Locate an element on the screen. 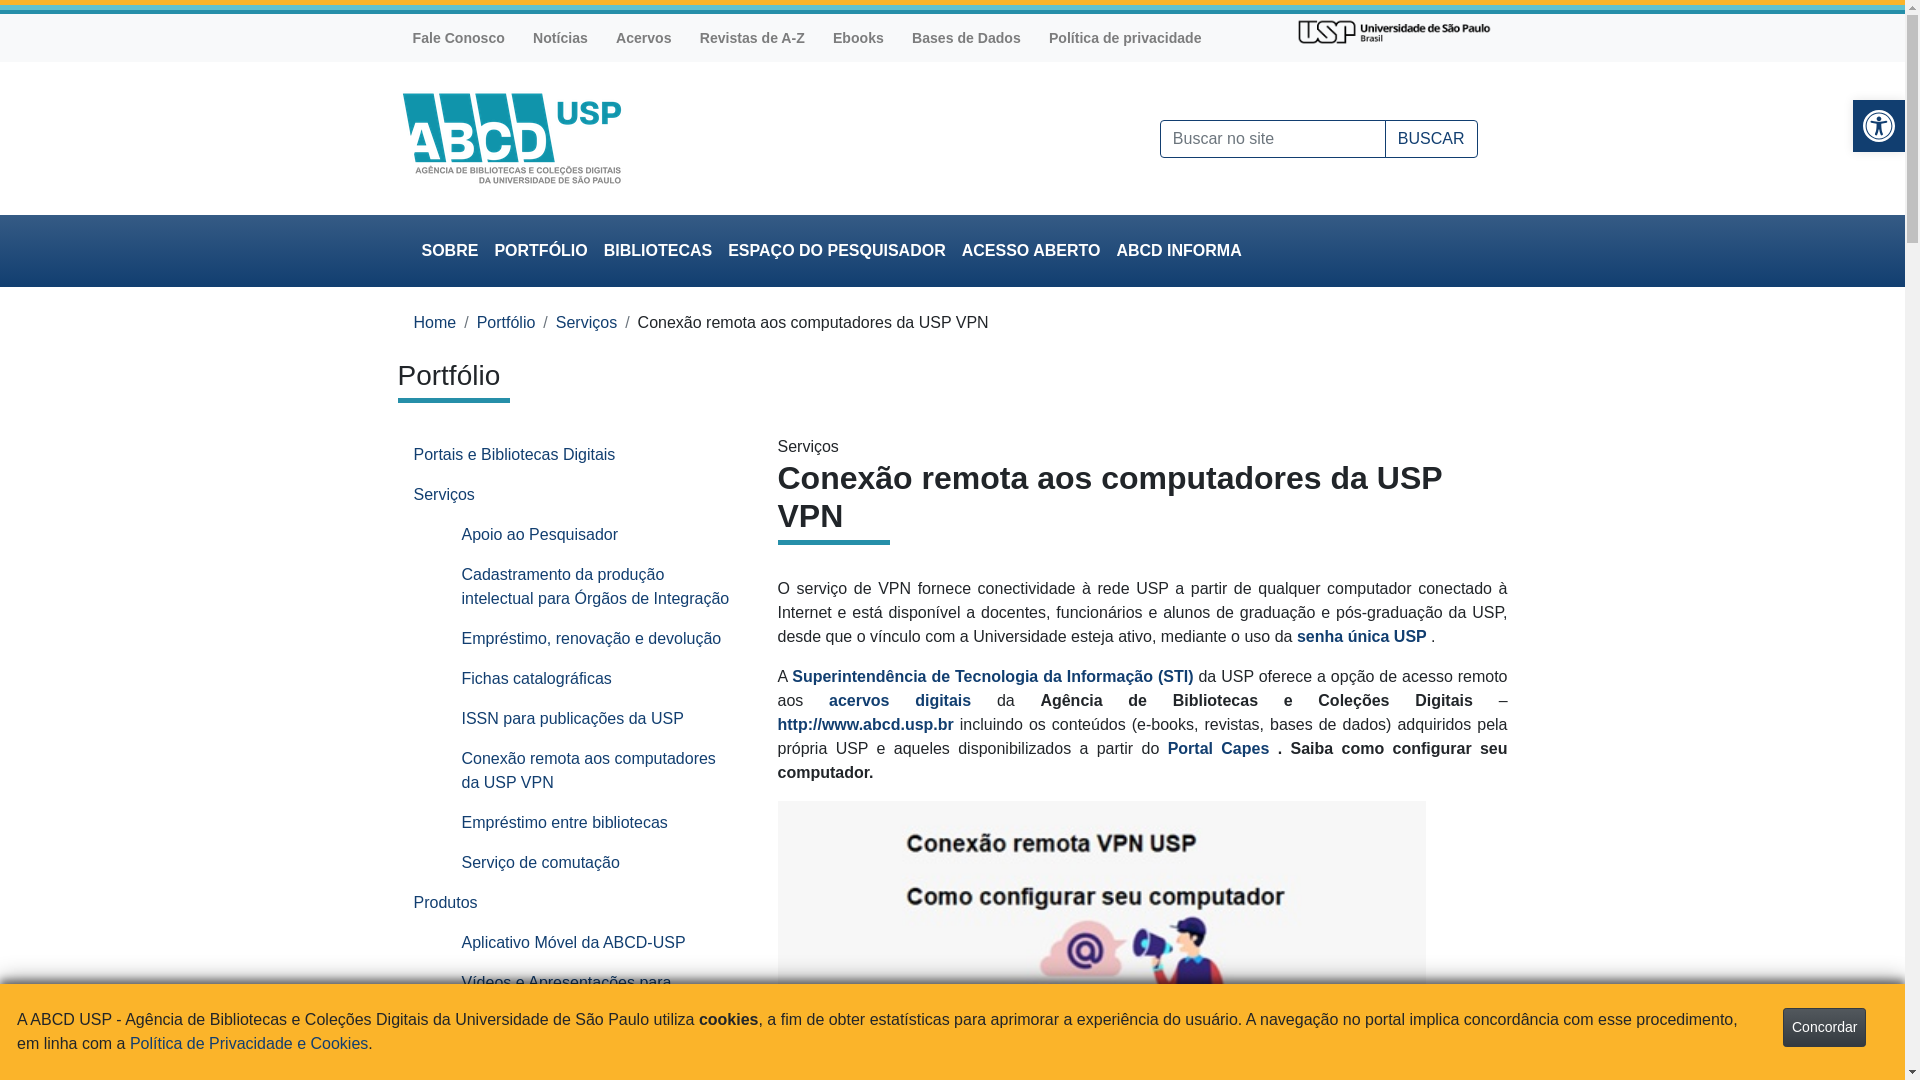  'BUSCAR' is located at coordinates (1430, 137).